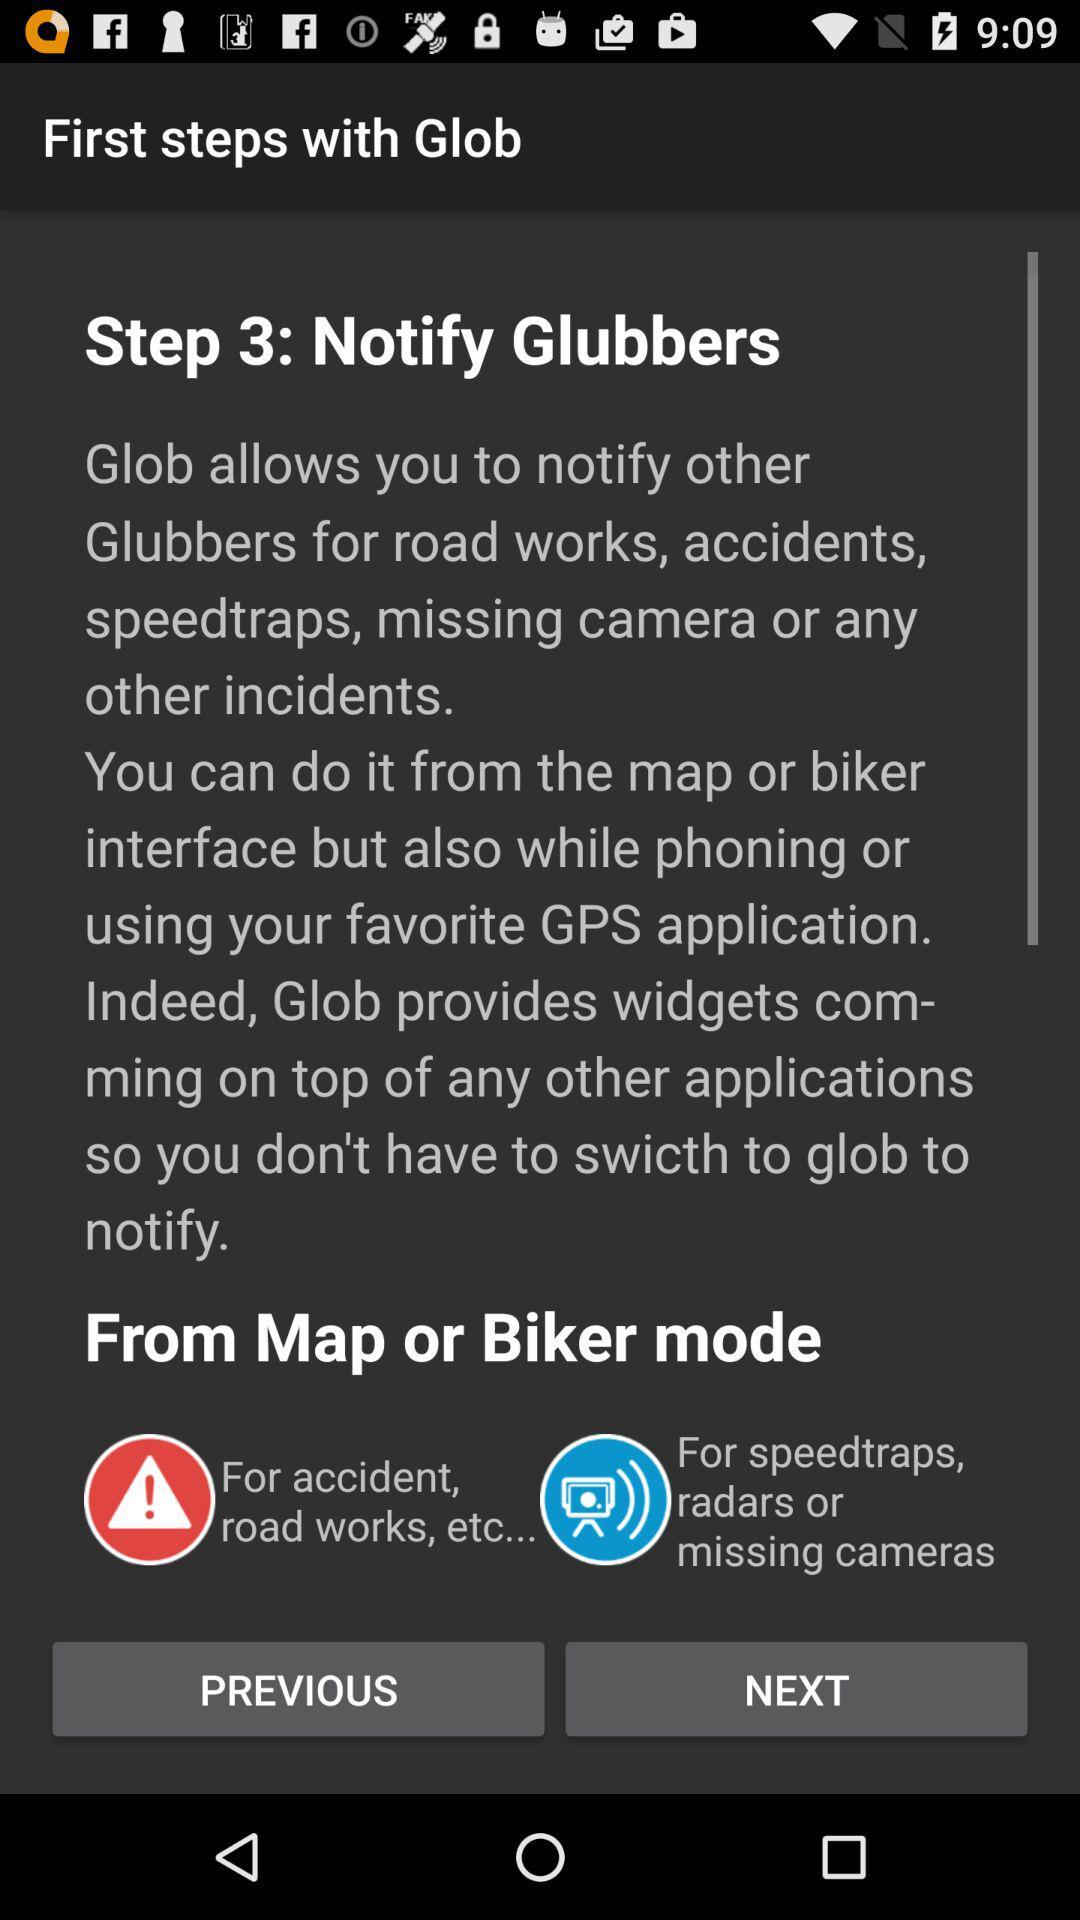  What do you see at coordinates (795, 1688) in the screenshot?
I see `the item below the for speedtraps radars item` at bounding box center [795, 1688].